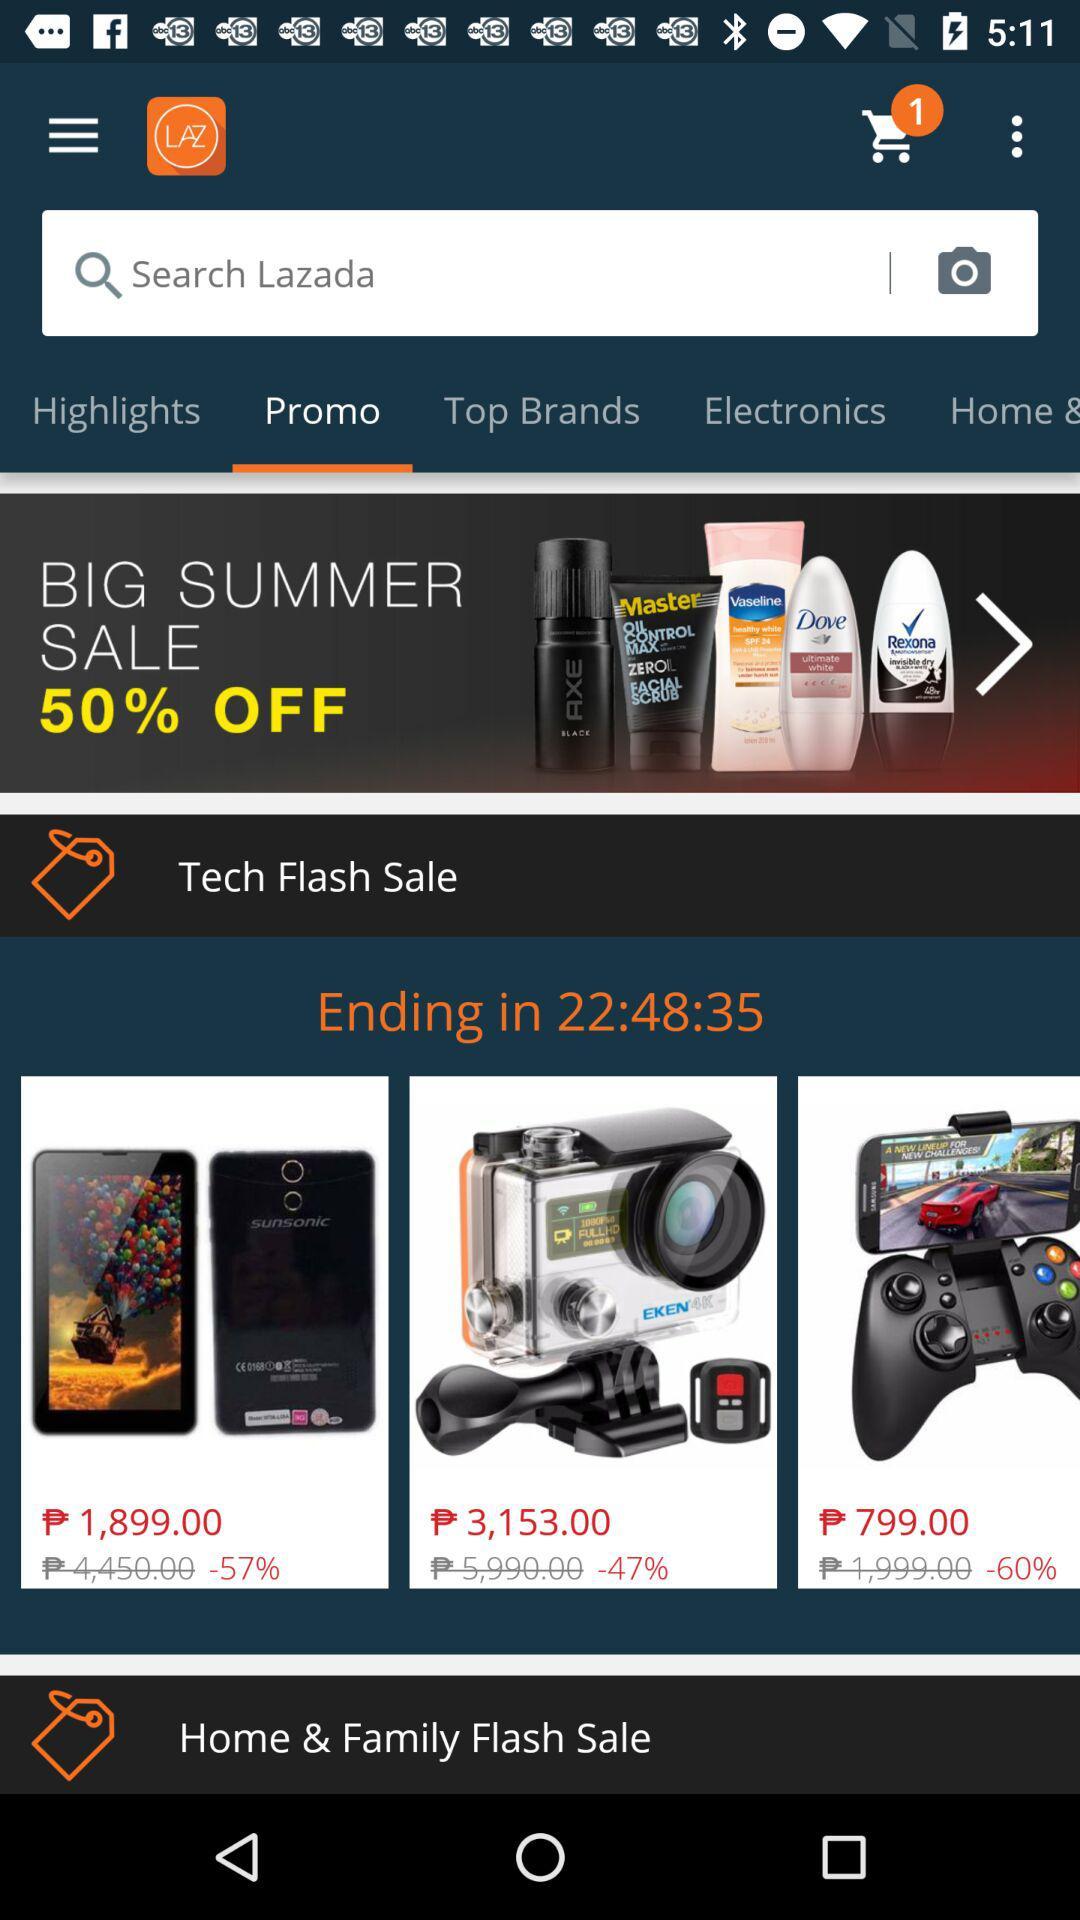 This screenshot has width=1080, height=1920. Describe the element at coordinates (465, 272) in the screenshot. I see `search keywords` at that location.